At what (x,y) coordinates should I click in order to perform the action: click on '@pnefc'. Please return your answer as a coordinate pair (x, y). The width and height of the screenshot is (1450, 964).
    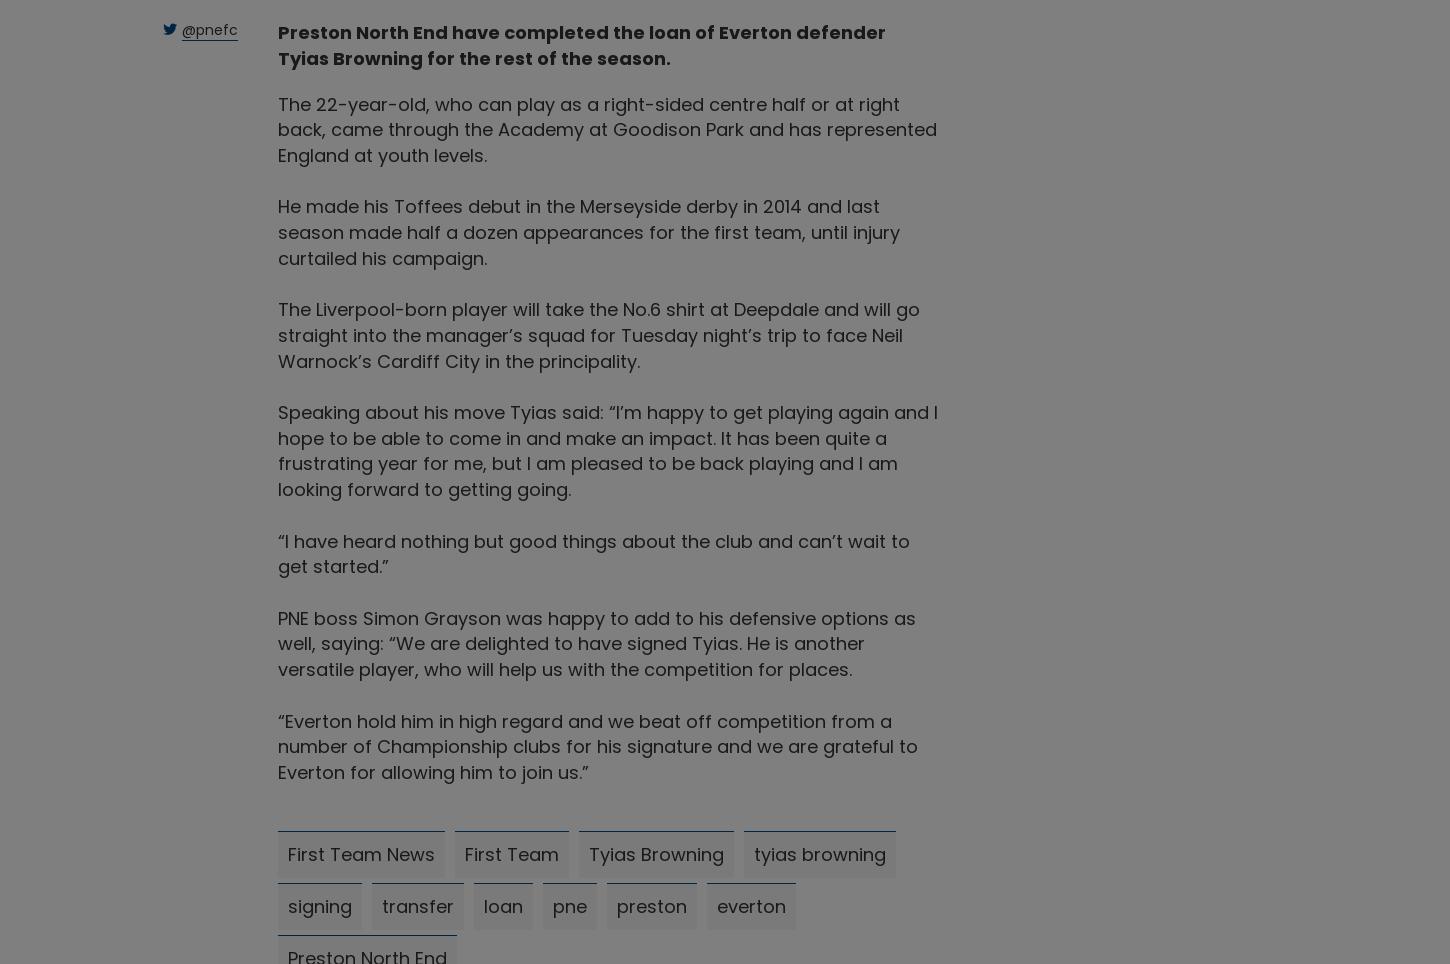
    Looking at the image, I should click on (208, 28).